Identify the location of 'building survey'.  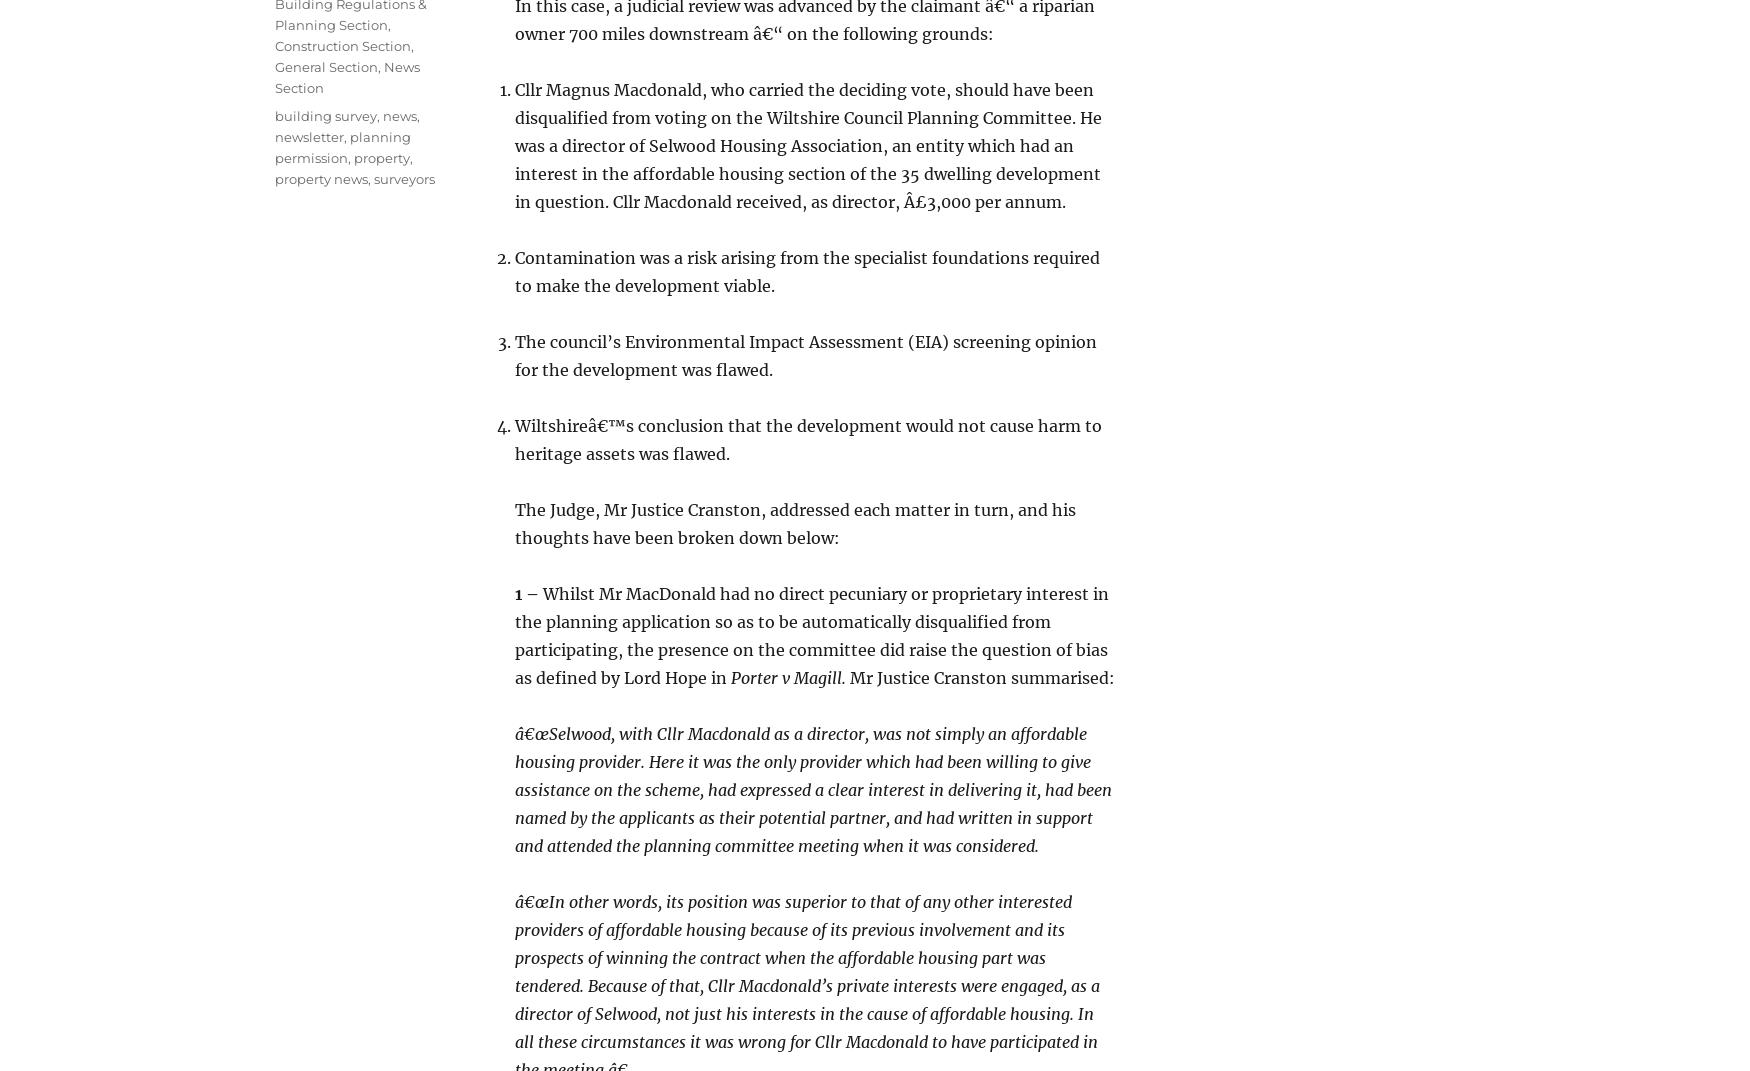
(326, 115).